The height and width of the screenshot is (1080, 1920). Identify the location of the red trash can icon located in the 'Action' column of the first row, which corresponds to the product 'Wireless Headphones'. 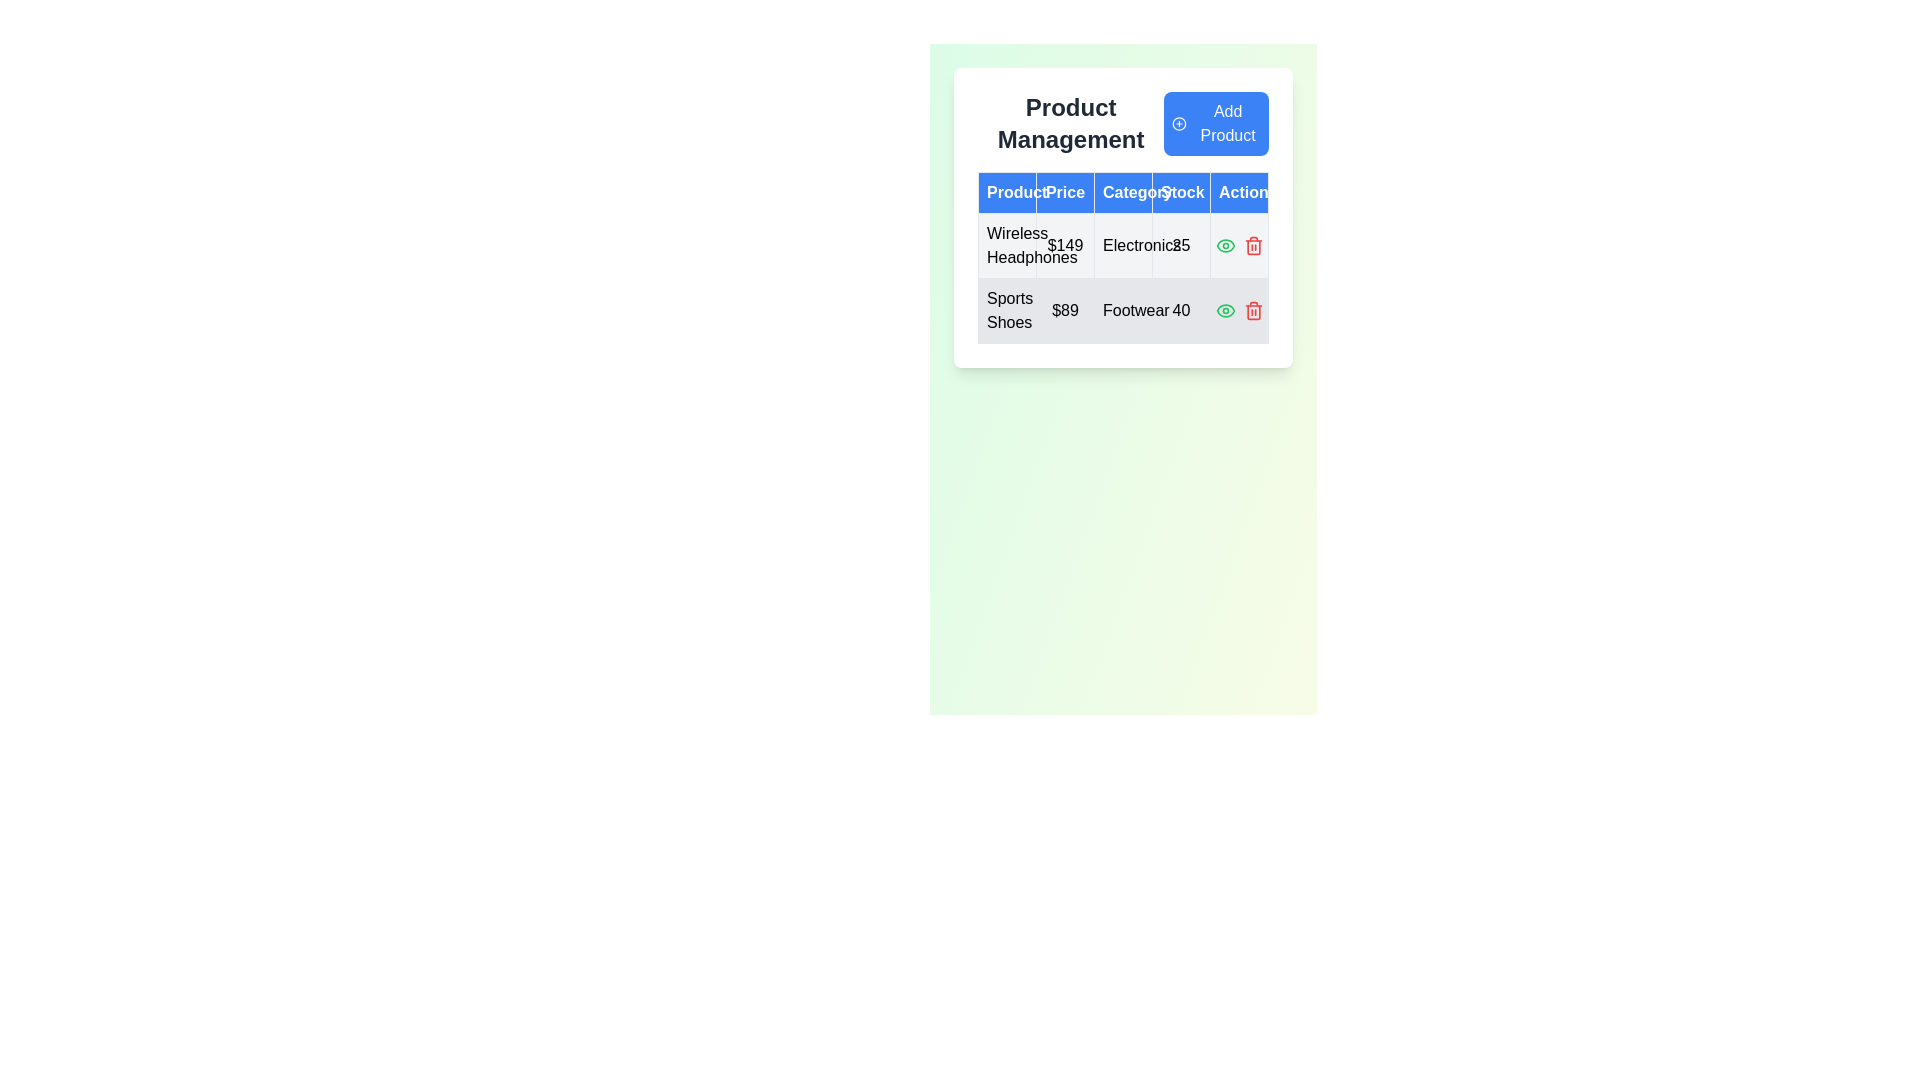
(1252, 245).